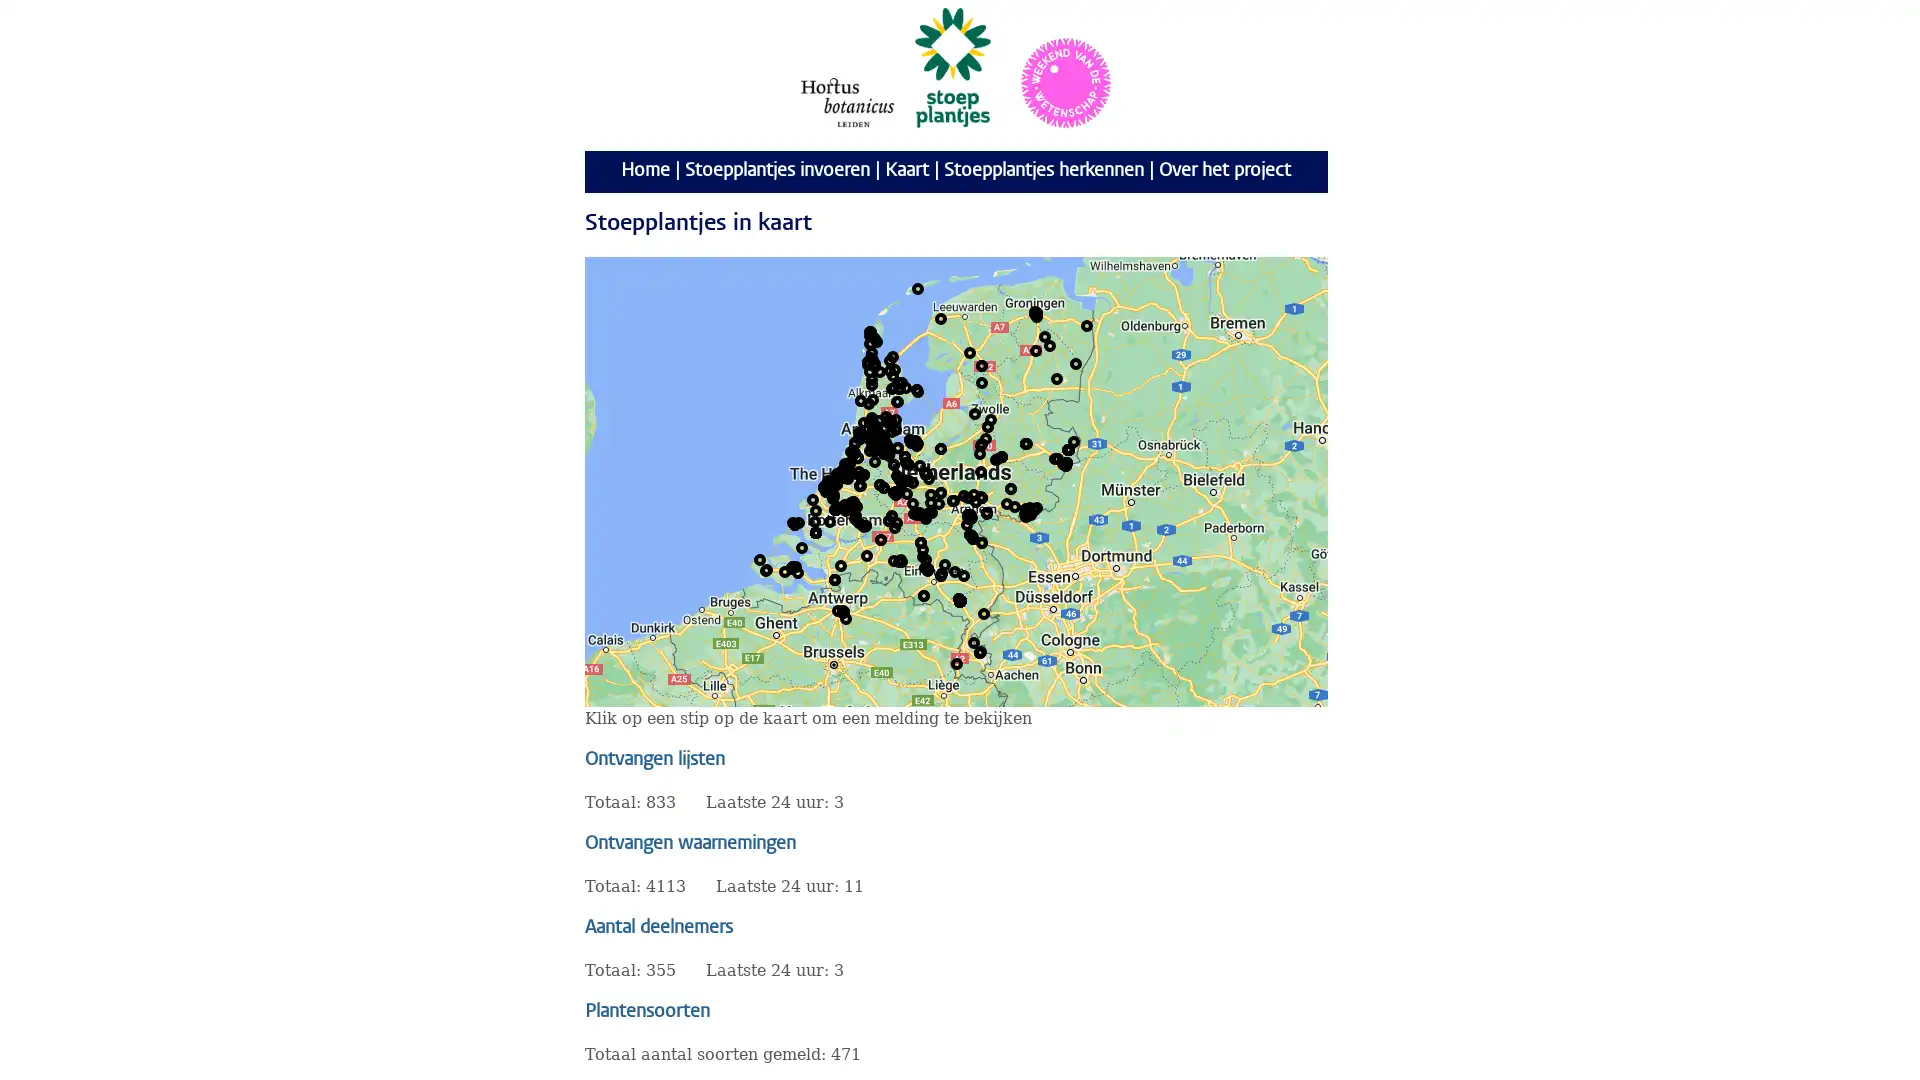  I want to click on Telling van op 17 juni 2022, so click(1026, 442).